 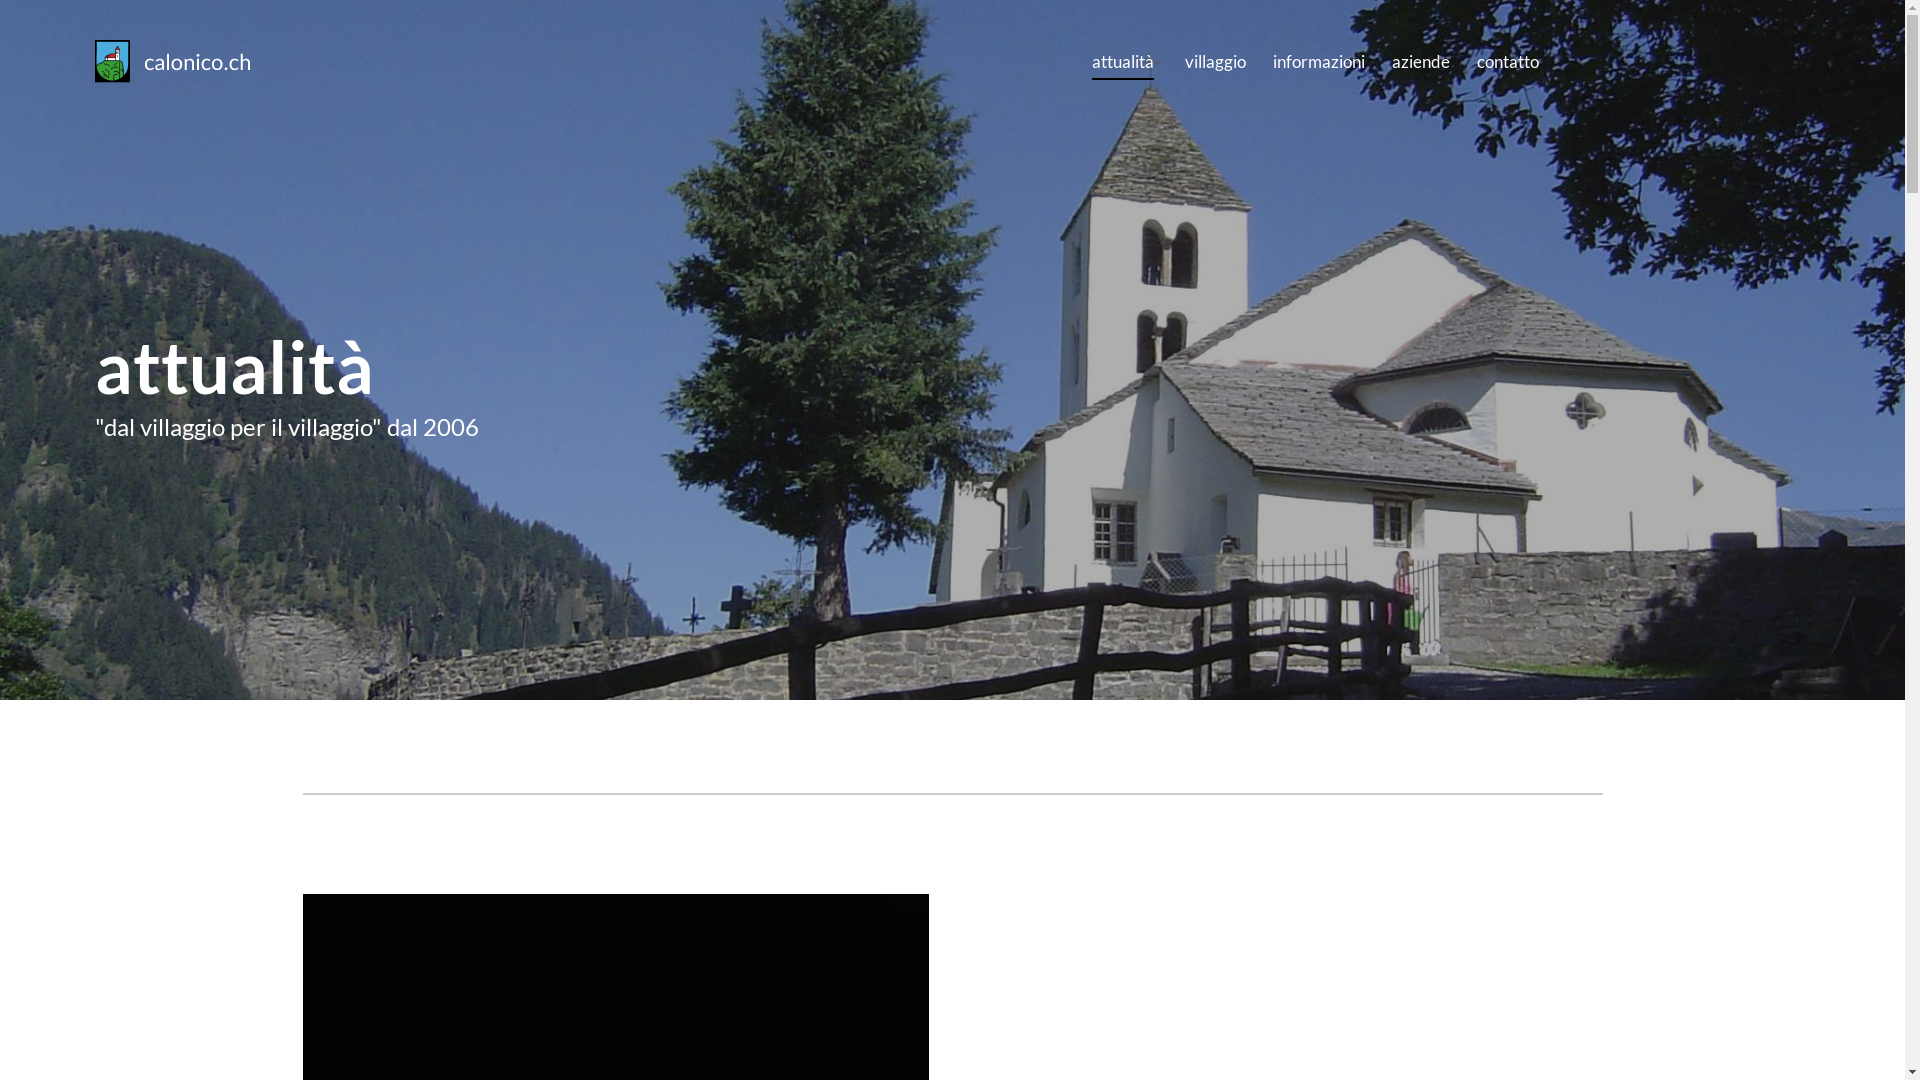 What do you see at coordinates (1507, 59) in the screenshot?
I see `'contatto'` at bounding box center [1507, 59].